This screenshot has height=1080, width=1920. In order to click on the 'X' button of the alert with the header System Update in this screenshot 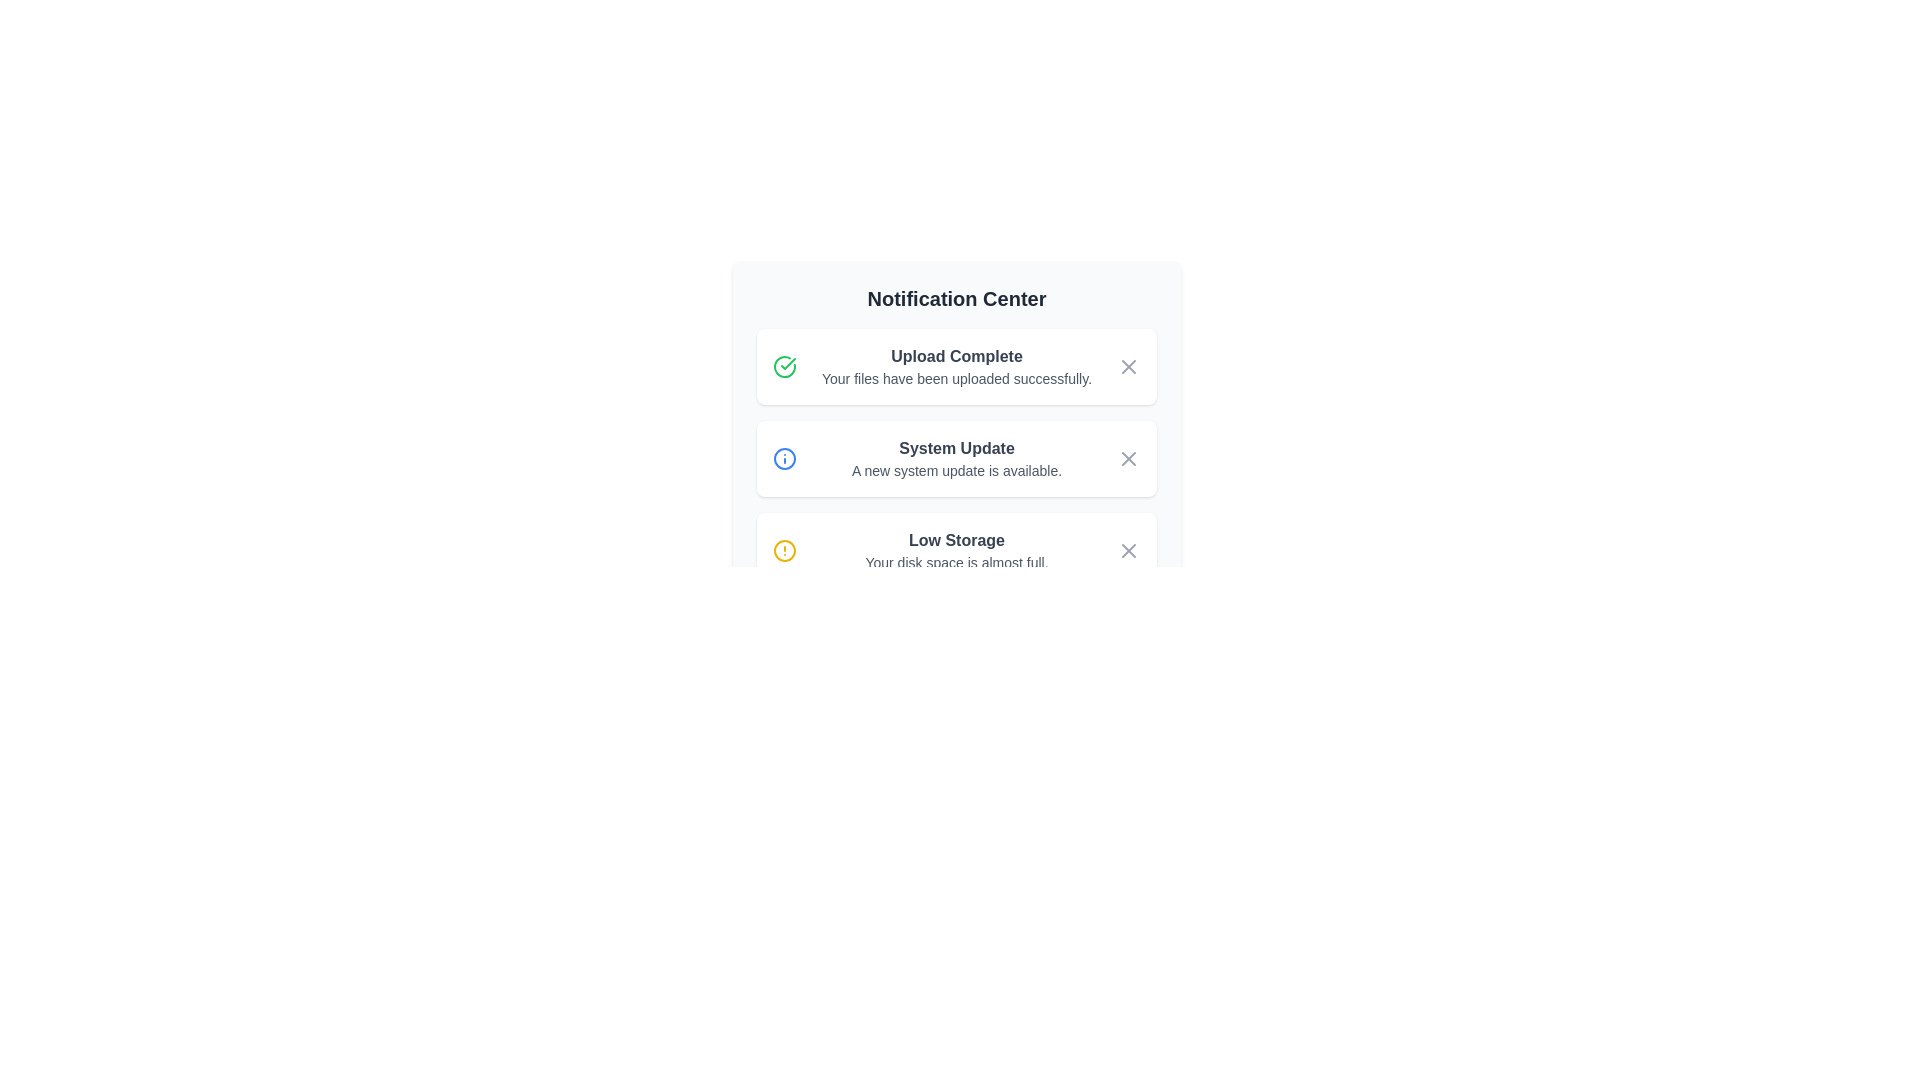, I will do `click(1128, 459)`.